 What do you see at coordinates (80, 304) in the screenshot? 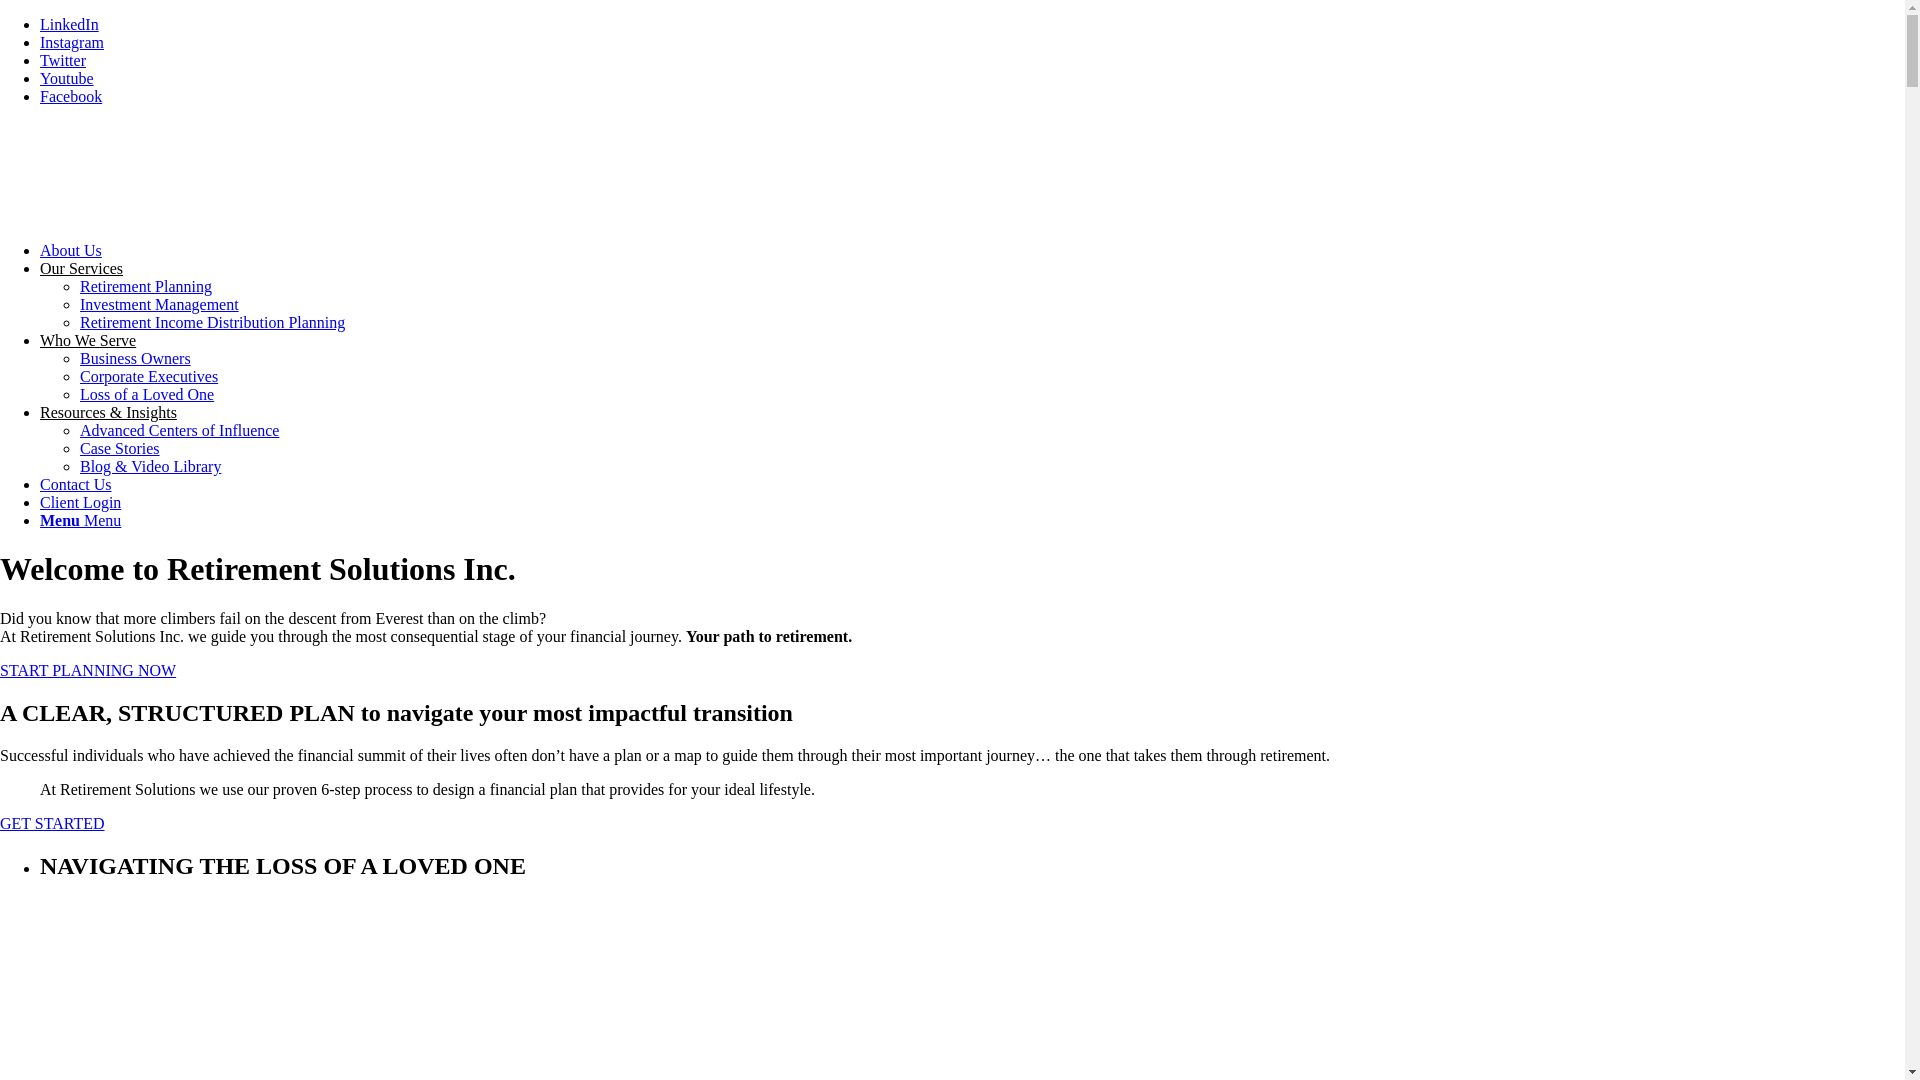
I see `'Investment Management'` at bounding box center [80, 304].